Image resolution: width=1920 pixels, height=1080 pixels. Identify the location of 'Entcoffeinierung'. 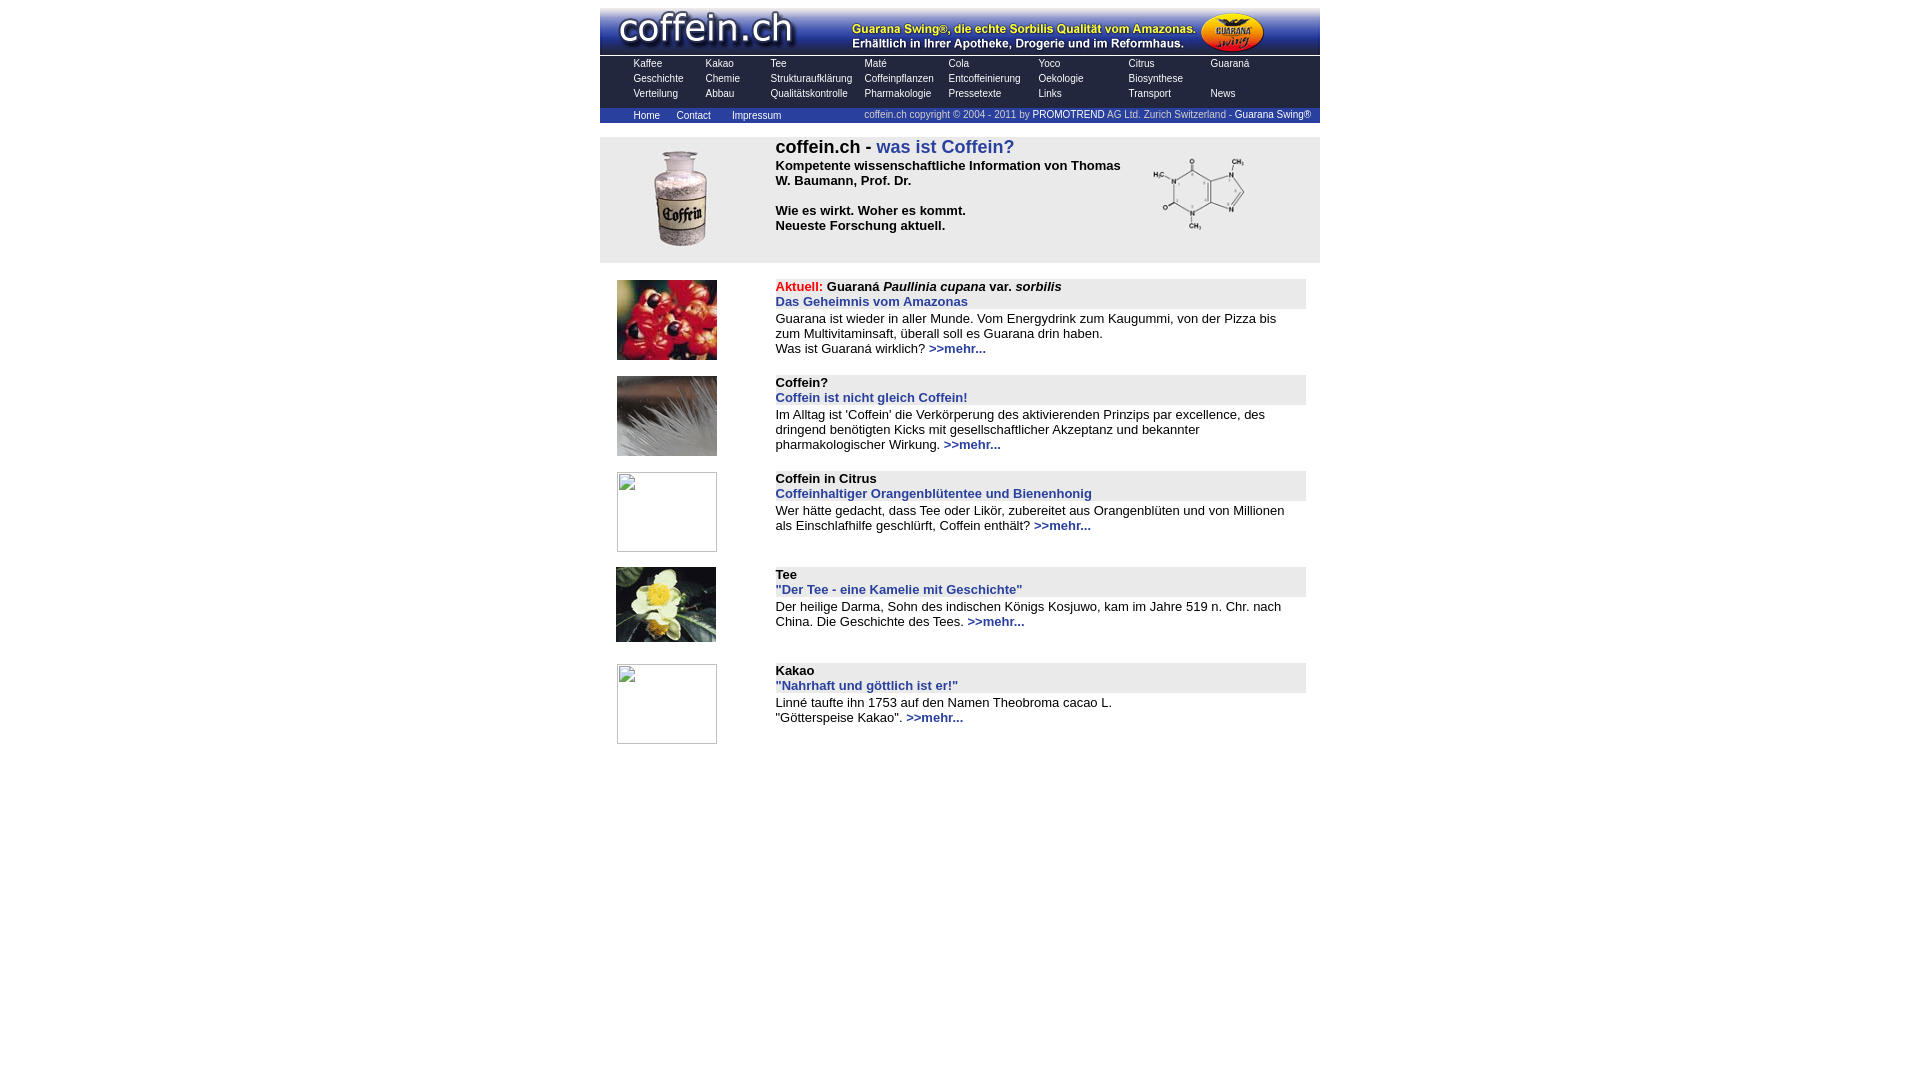
(983, 77).